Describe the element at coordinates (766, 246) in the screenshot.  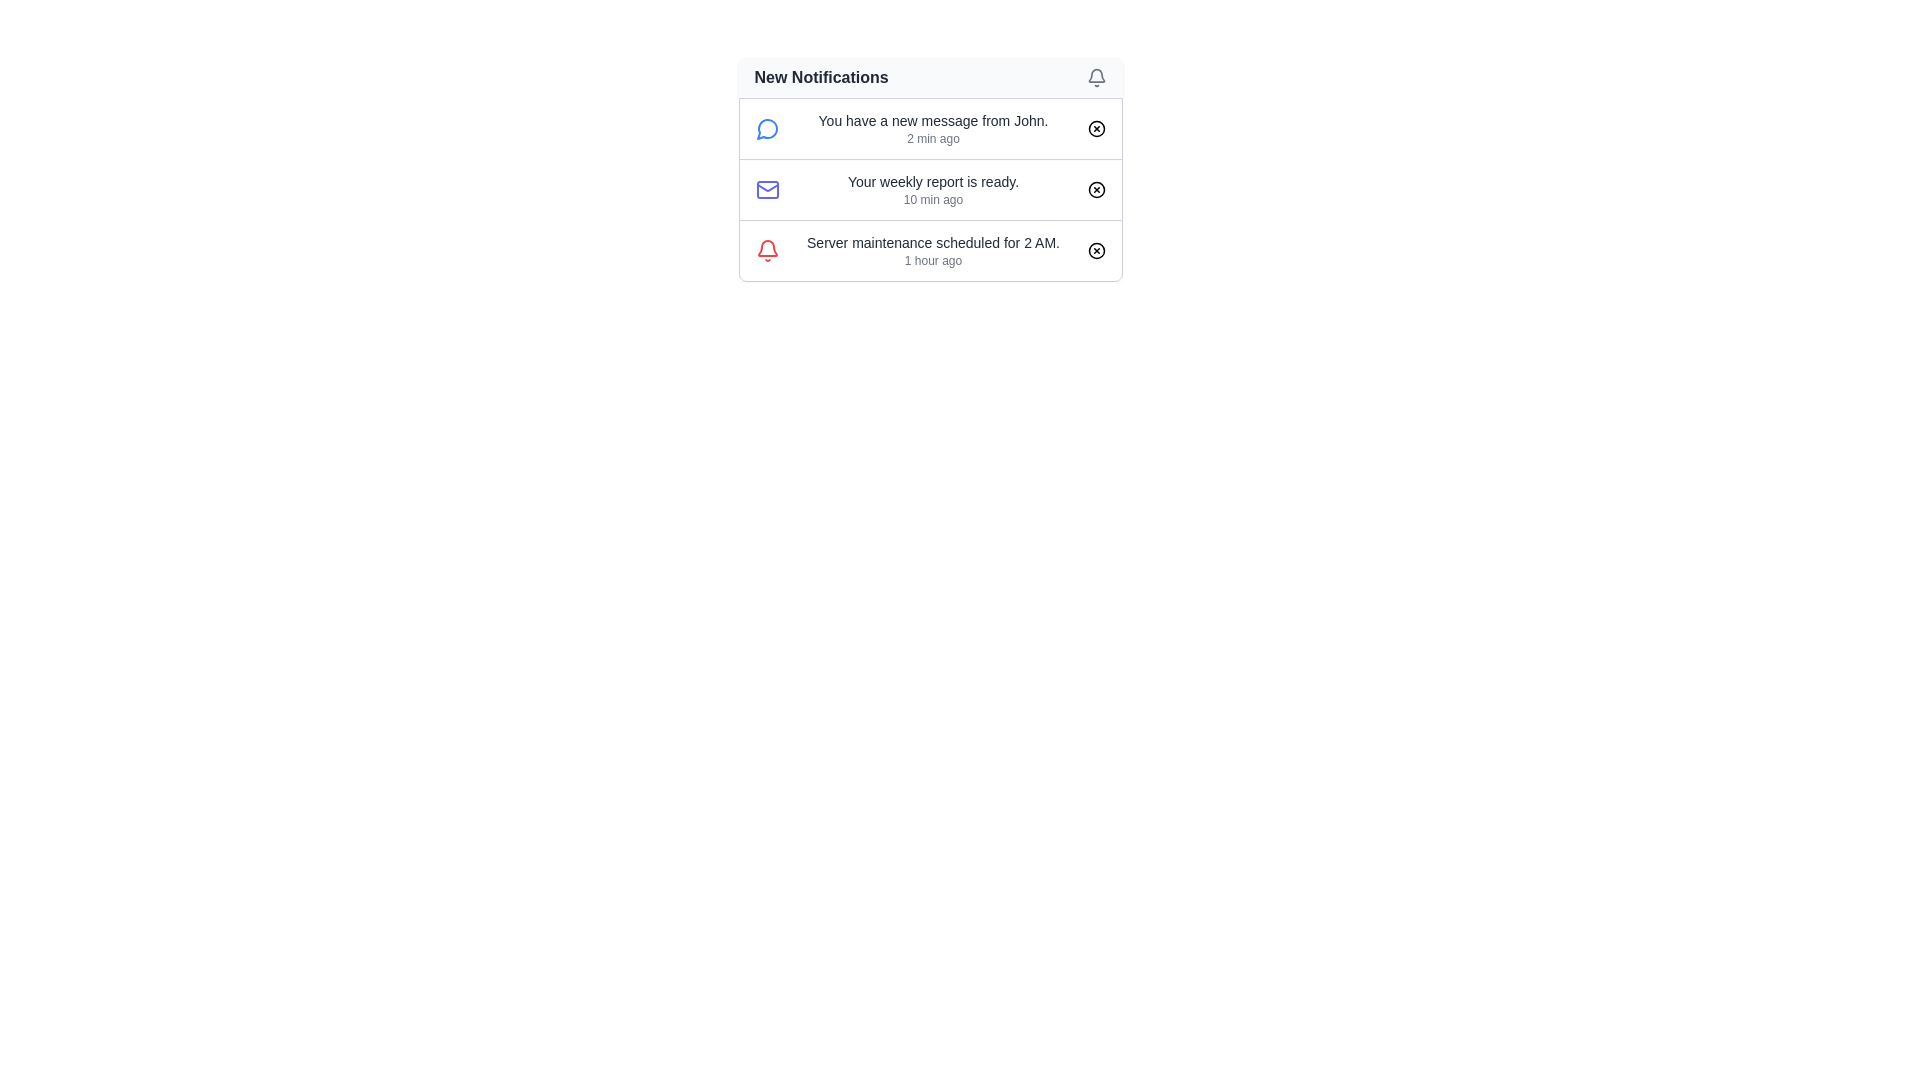
I see `the bell-shaped notification icon` at that location.